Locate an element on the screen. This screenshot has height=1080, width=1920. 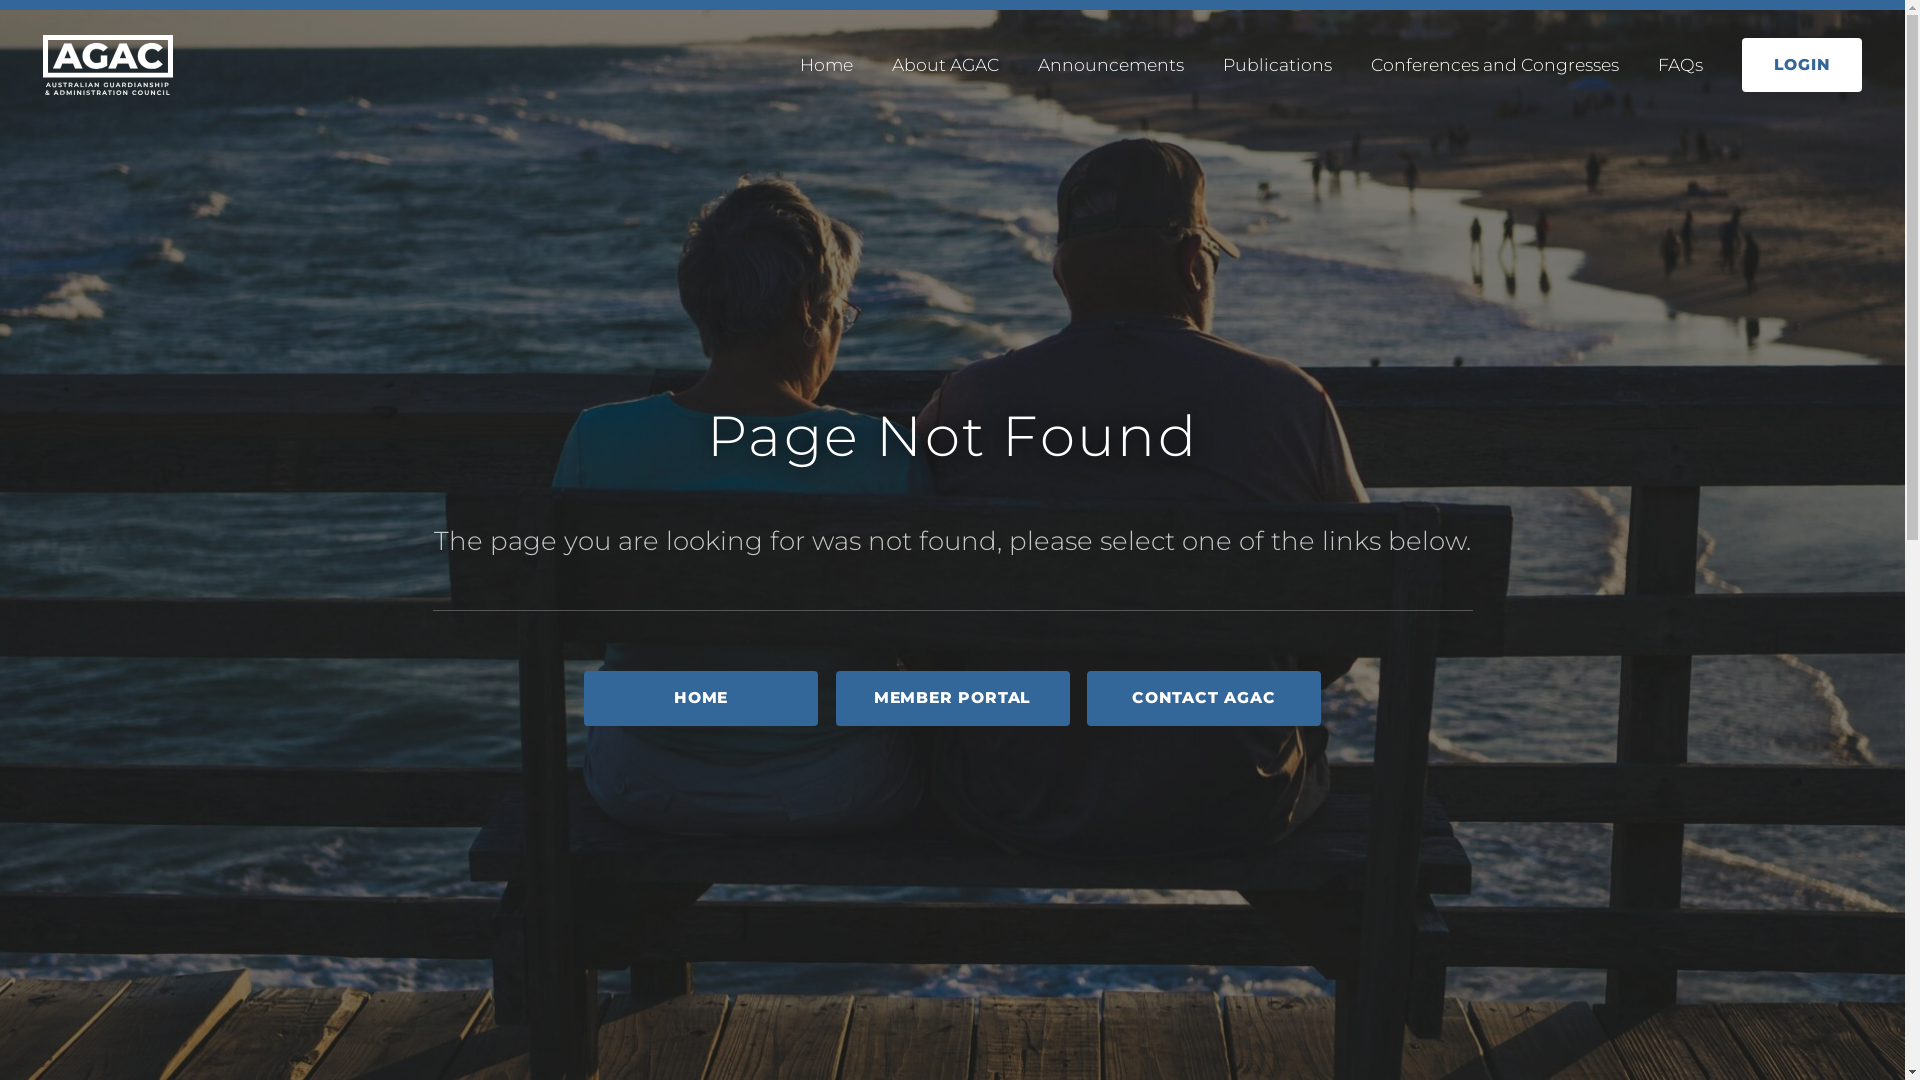
'Announcements' is located at coordinates (1109, 63).